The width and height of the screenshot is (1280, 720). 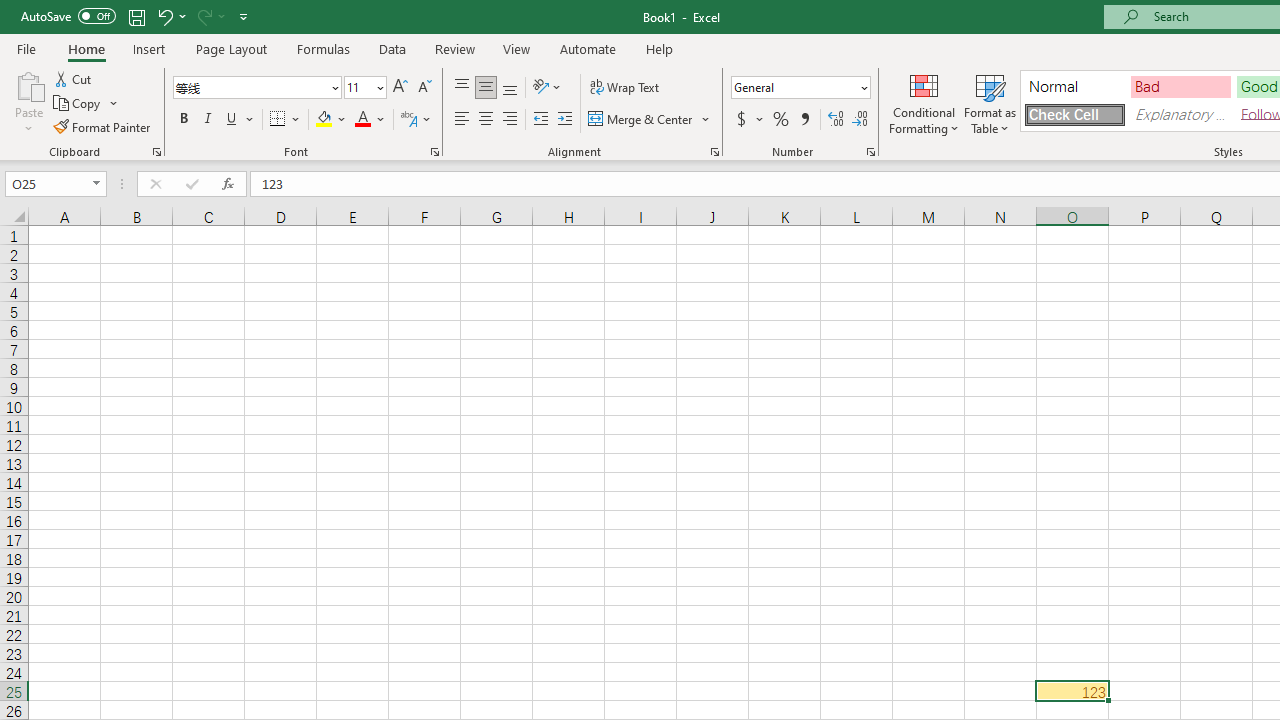 What do you see at coordinates (74, 78) in the screenshot?
I see `'Cut'` at bounding box center [74, 78].